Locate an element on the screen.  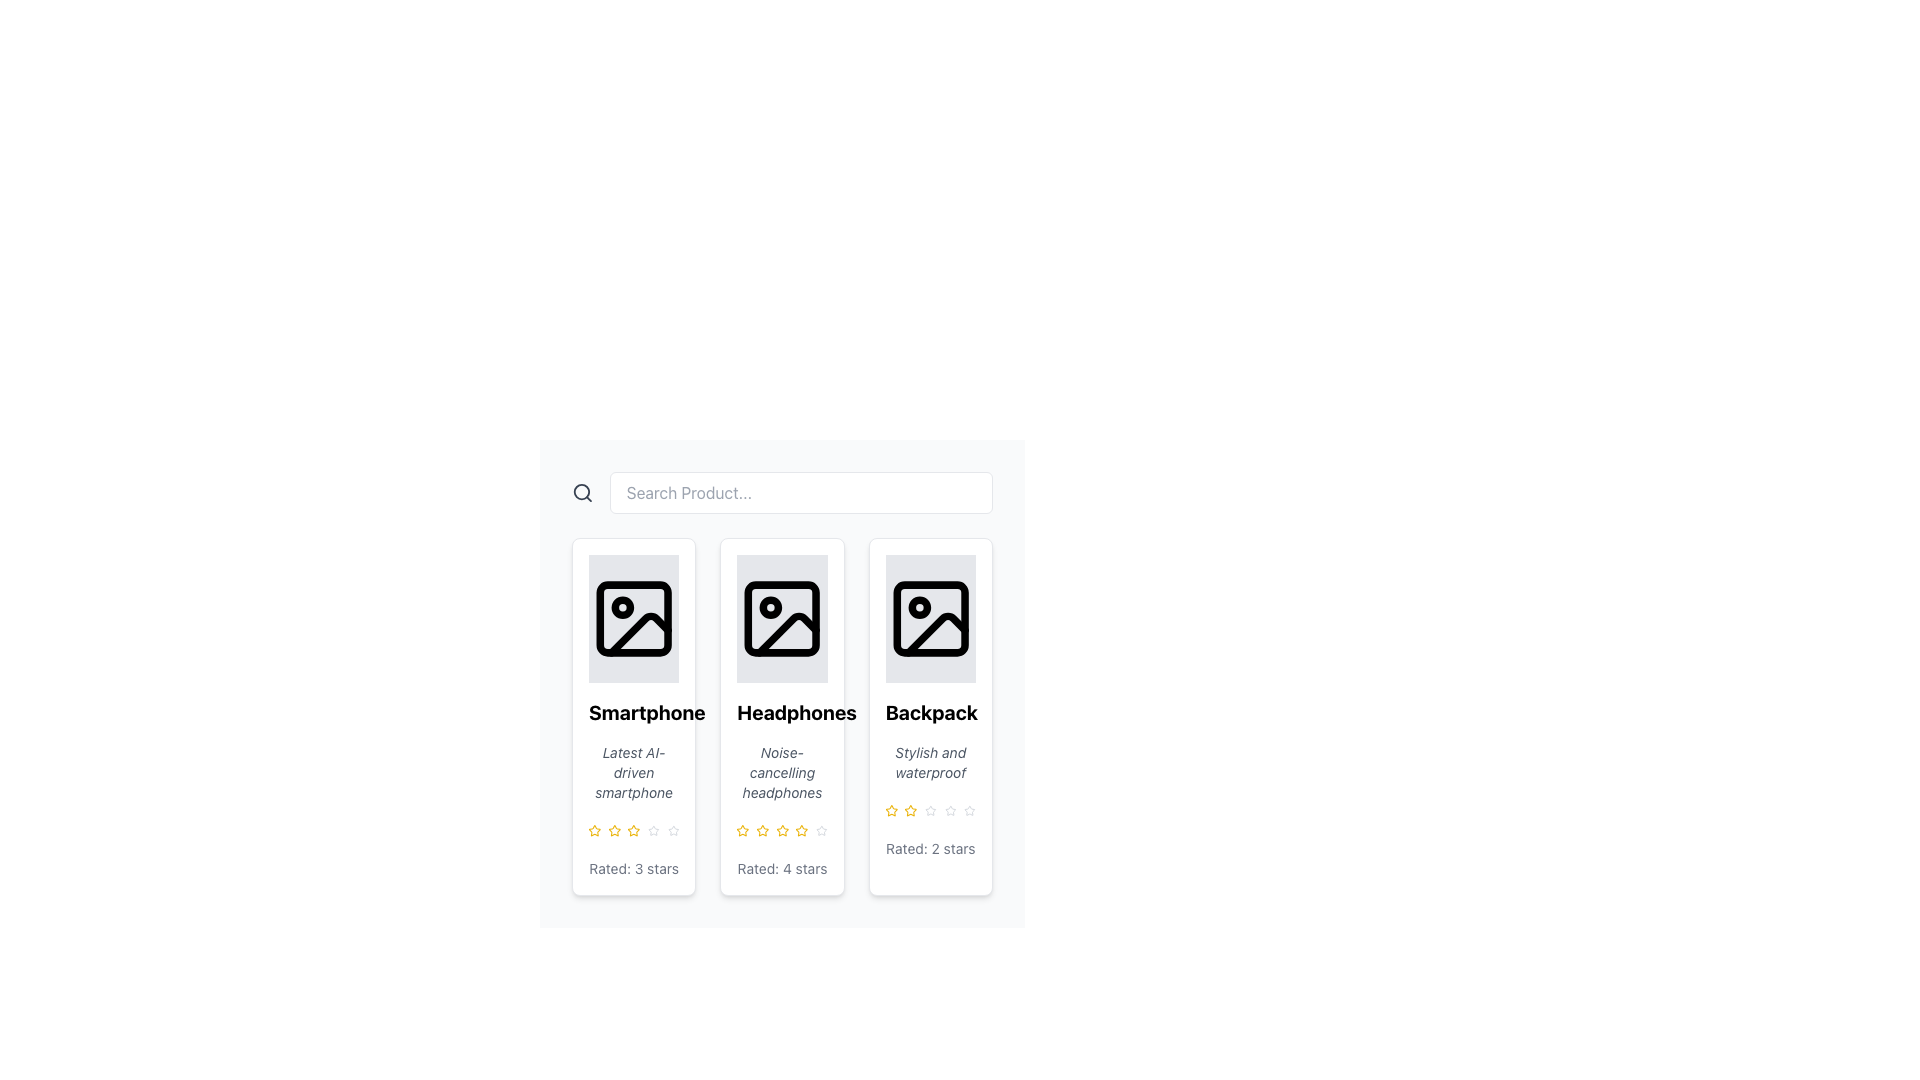
descriptive text about the product's features located in the third product card under the title 'Backpack' is located at coordinates (929, 763).